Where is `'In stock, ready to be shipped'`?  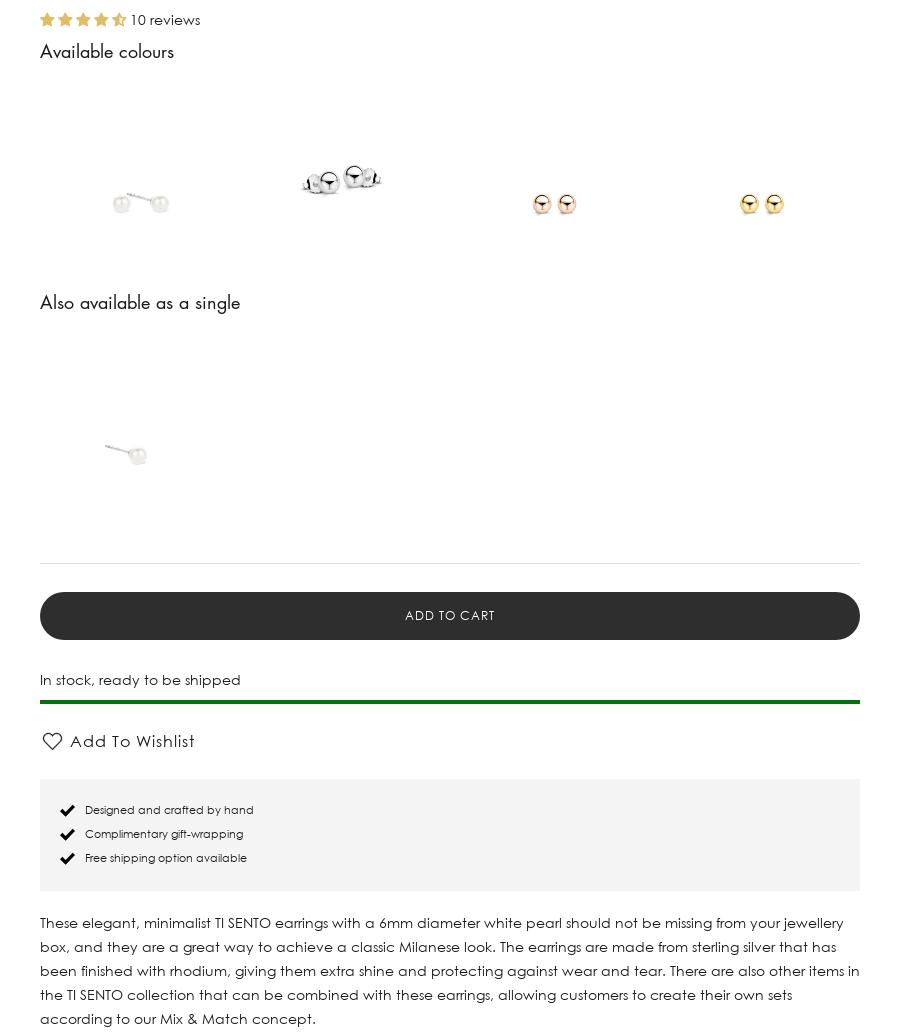 'In stock, ready to be shipped' is located at coordinates (38, 678).